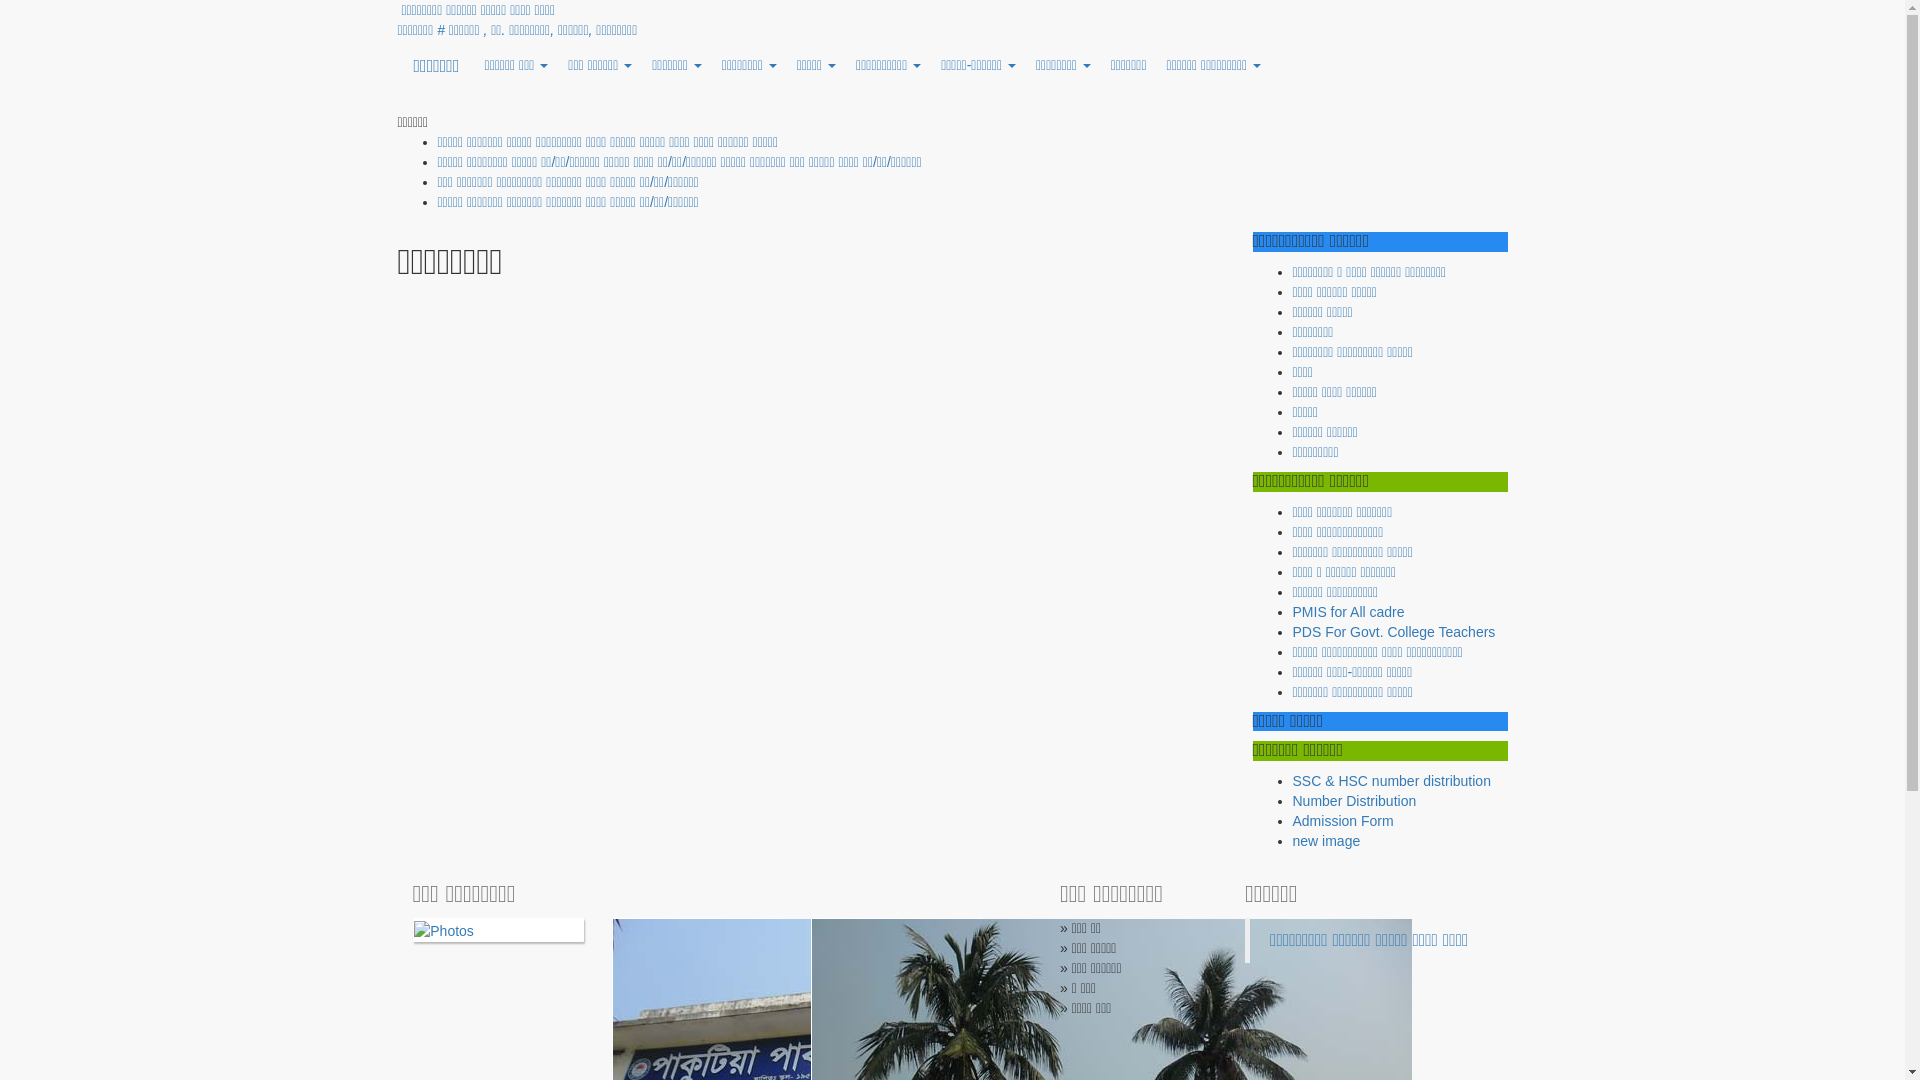 This screenshot has width=1920, height=1080. I want to click on 'new image', so click(1325, 840).